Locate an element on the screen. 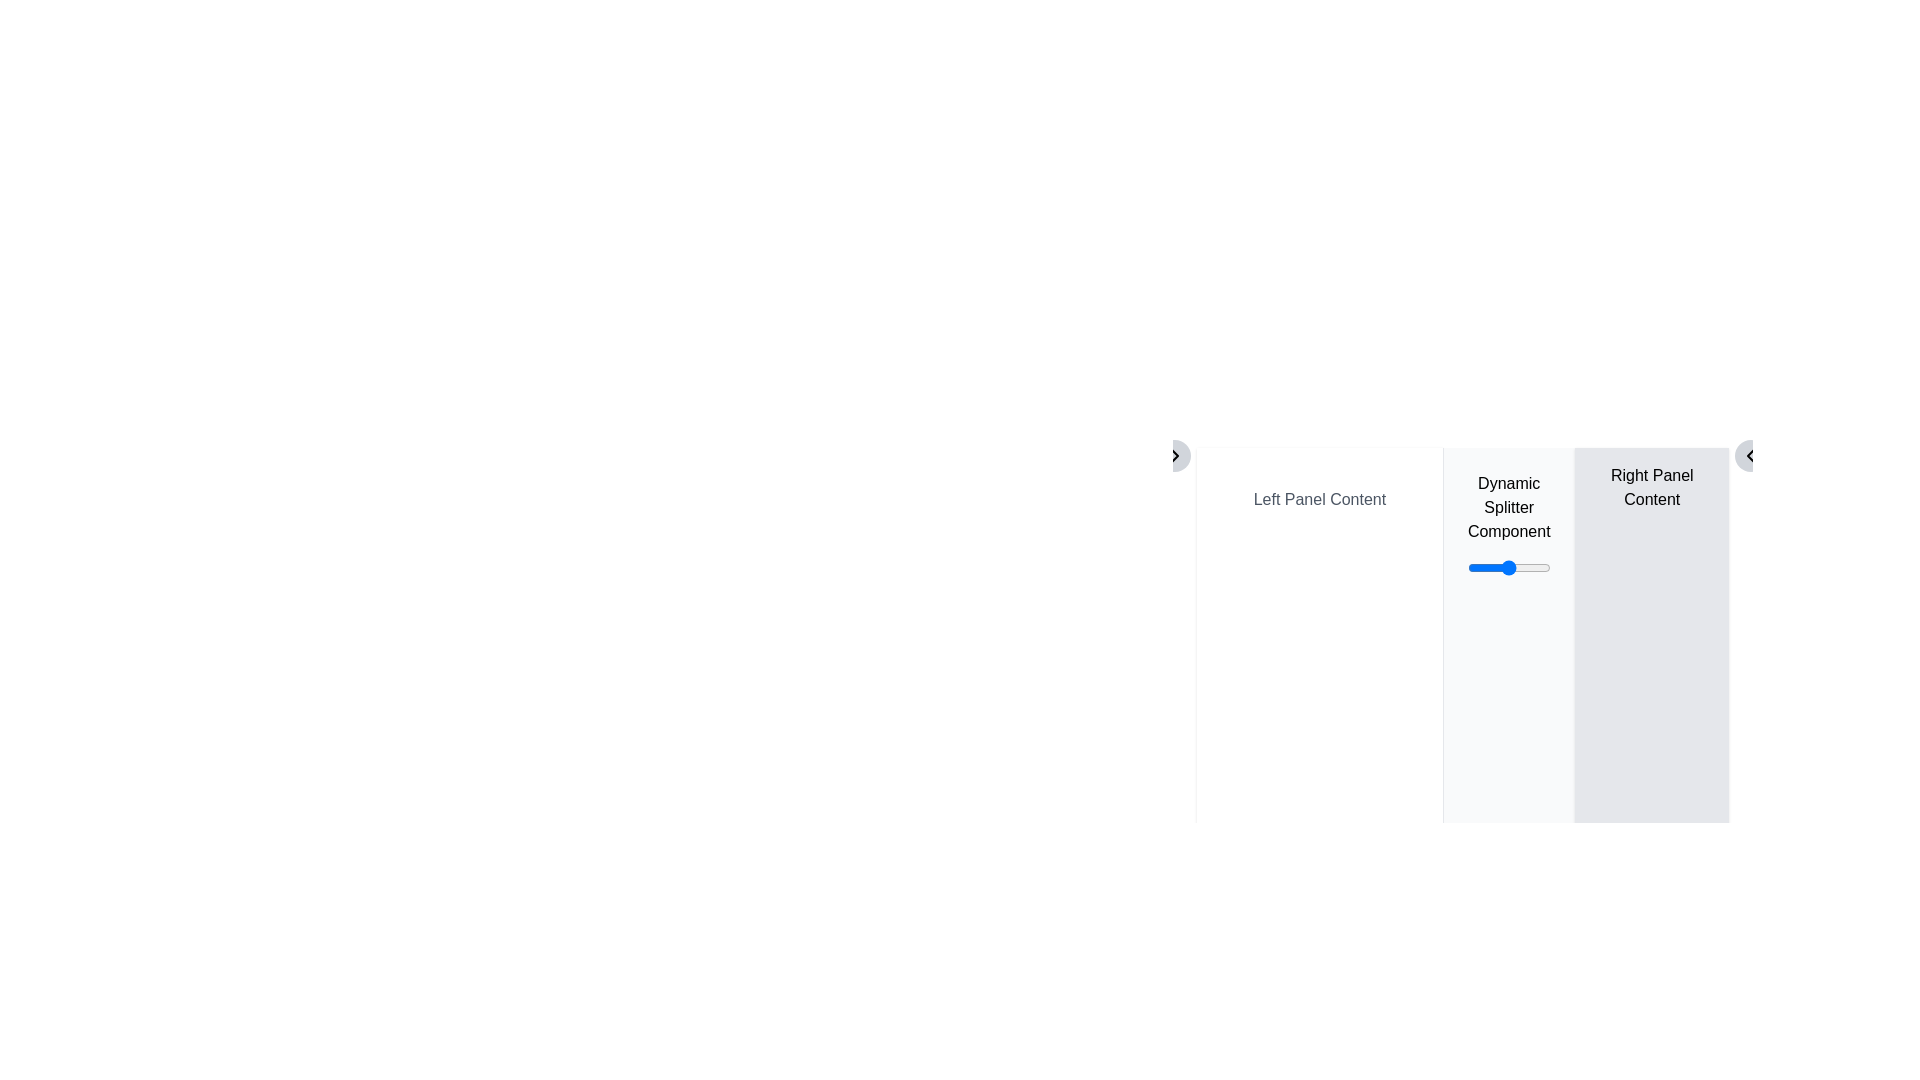 The width and height of the screenshot is (1920, 1080). the button located at the upper-left corner of the 'Right Panel Content' section is located at coordinates (1175, 455).